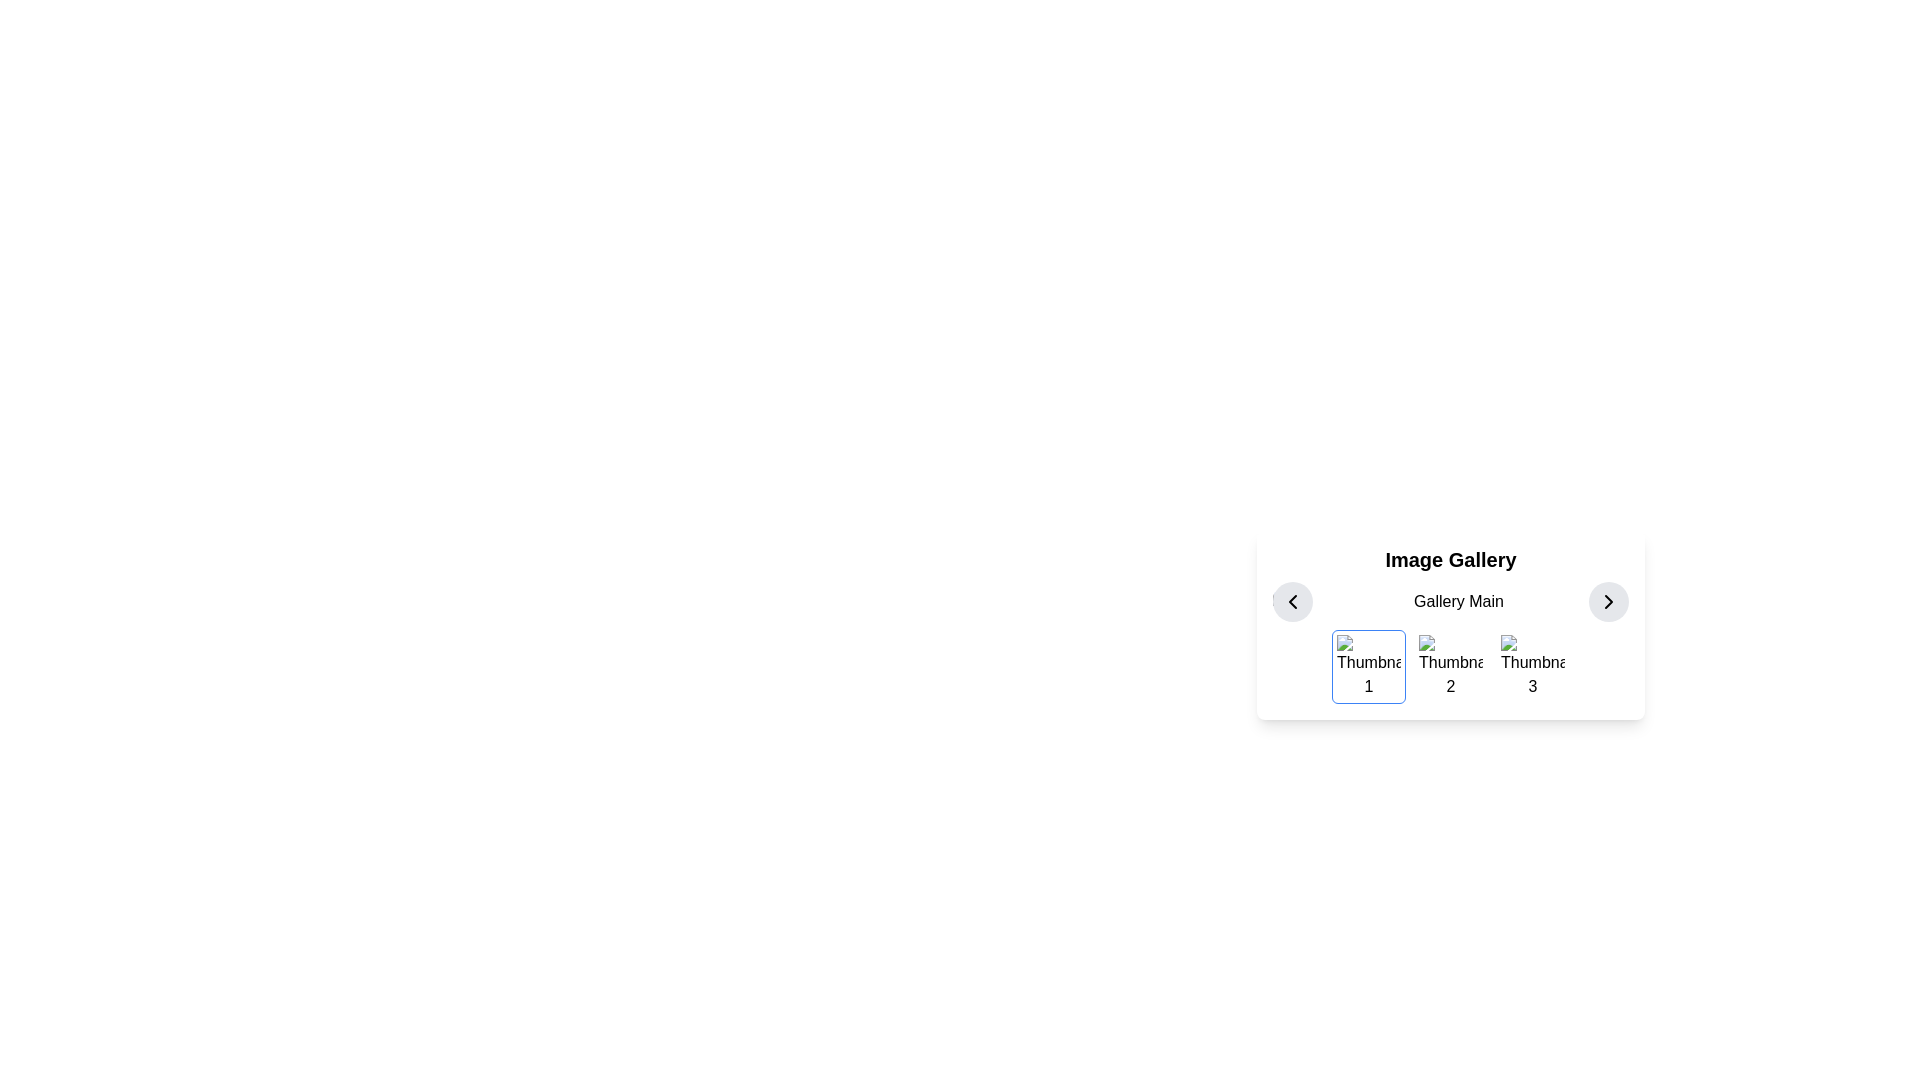 The height and width of the screenshot is (1080, 1920). I want to click on the circular button with a gray background and black right-arrow icon, so click(1608, 600).